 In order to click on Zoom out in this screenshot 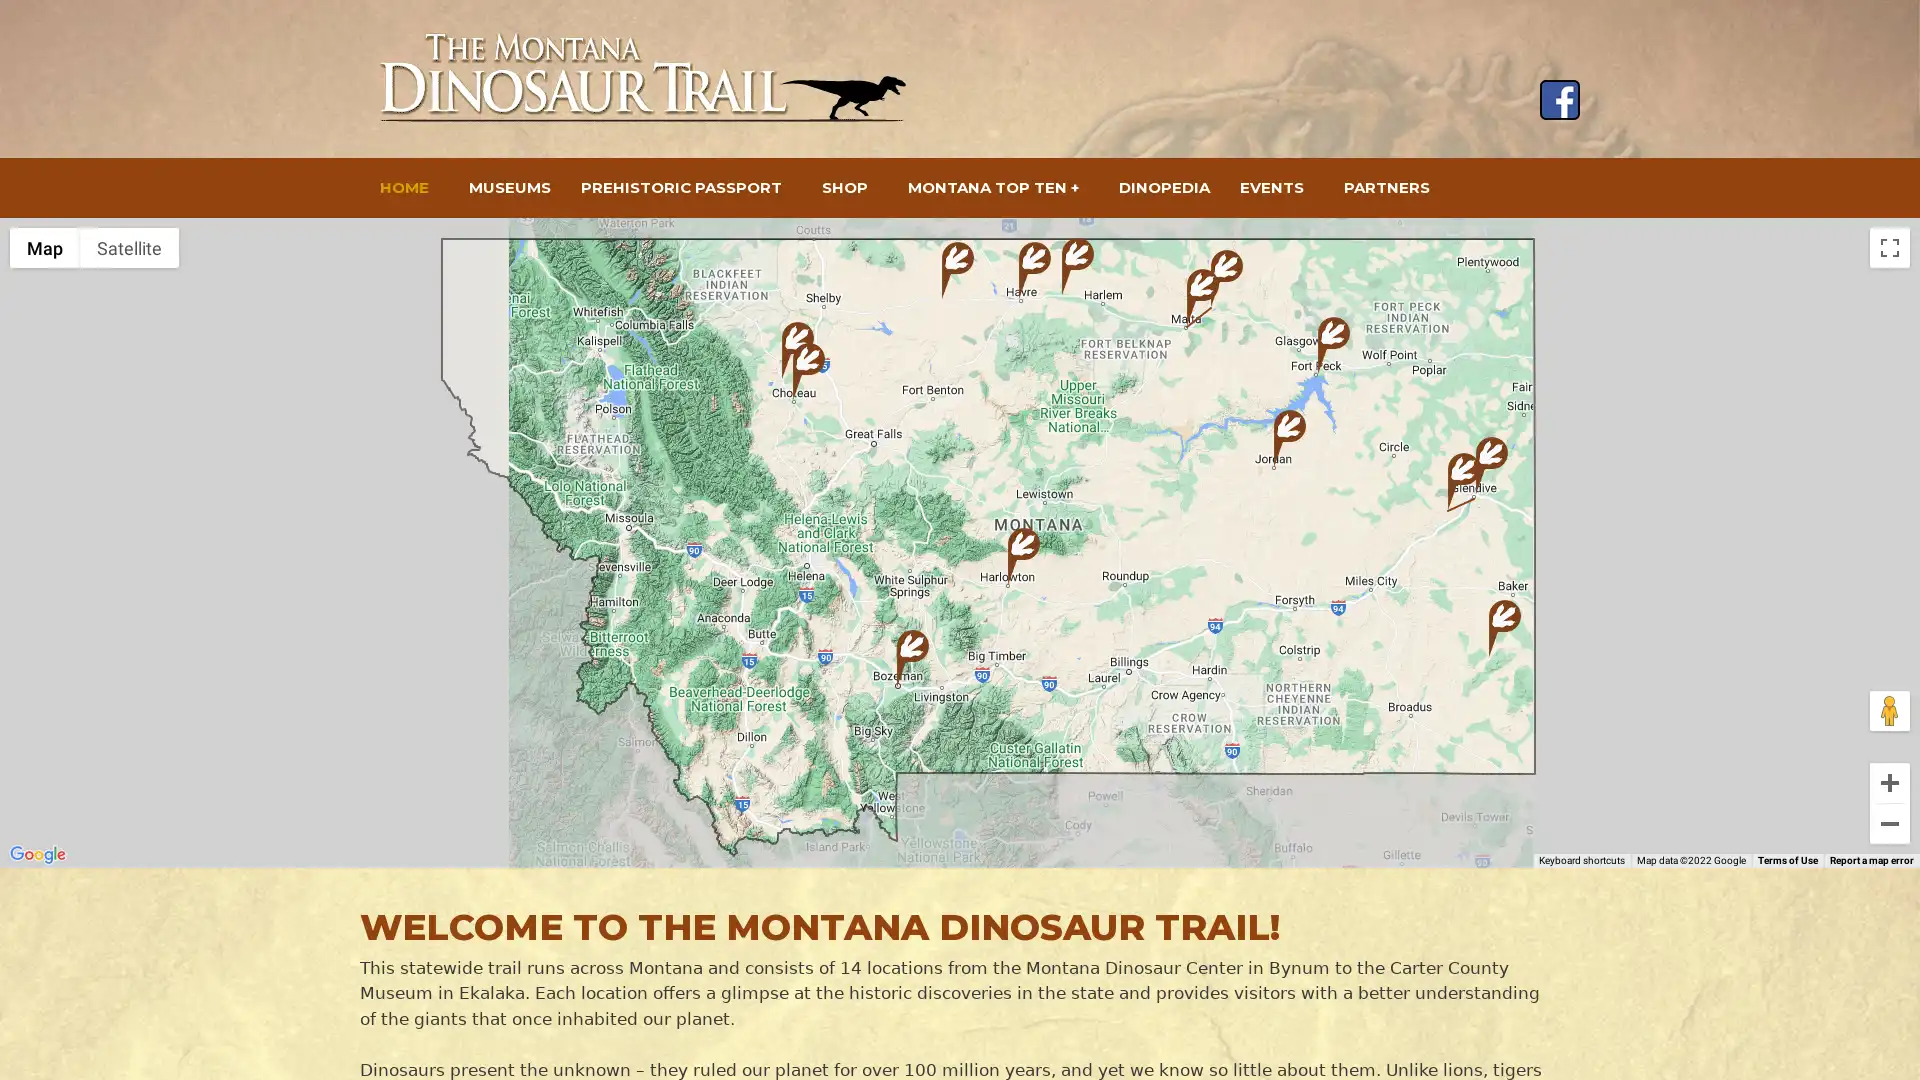, I will do `click(1889, 824)`.